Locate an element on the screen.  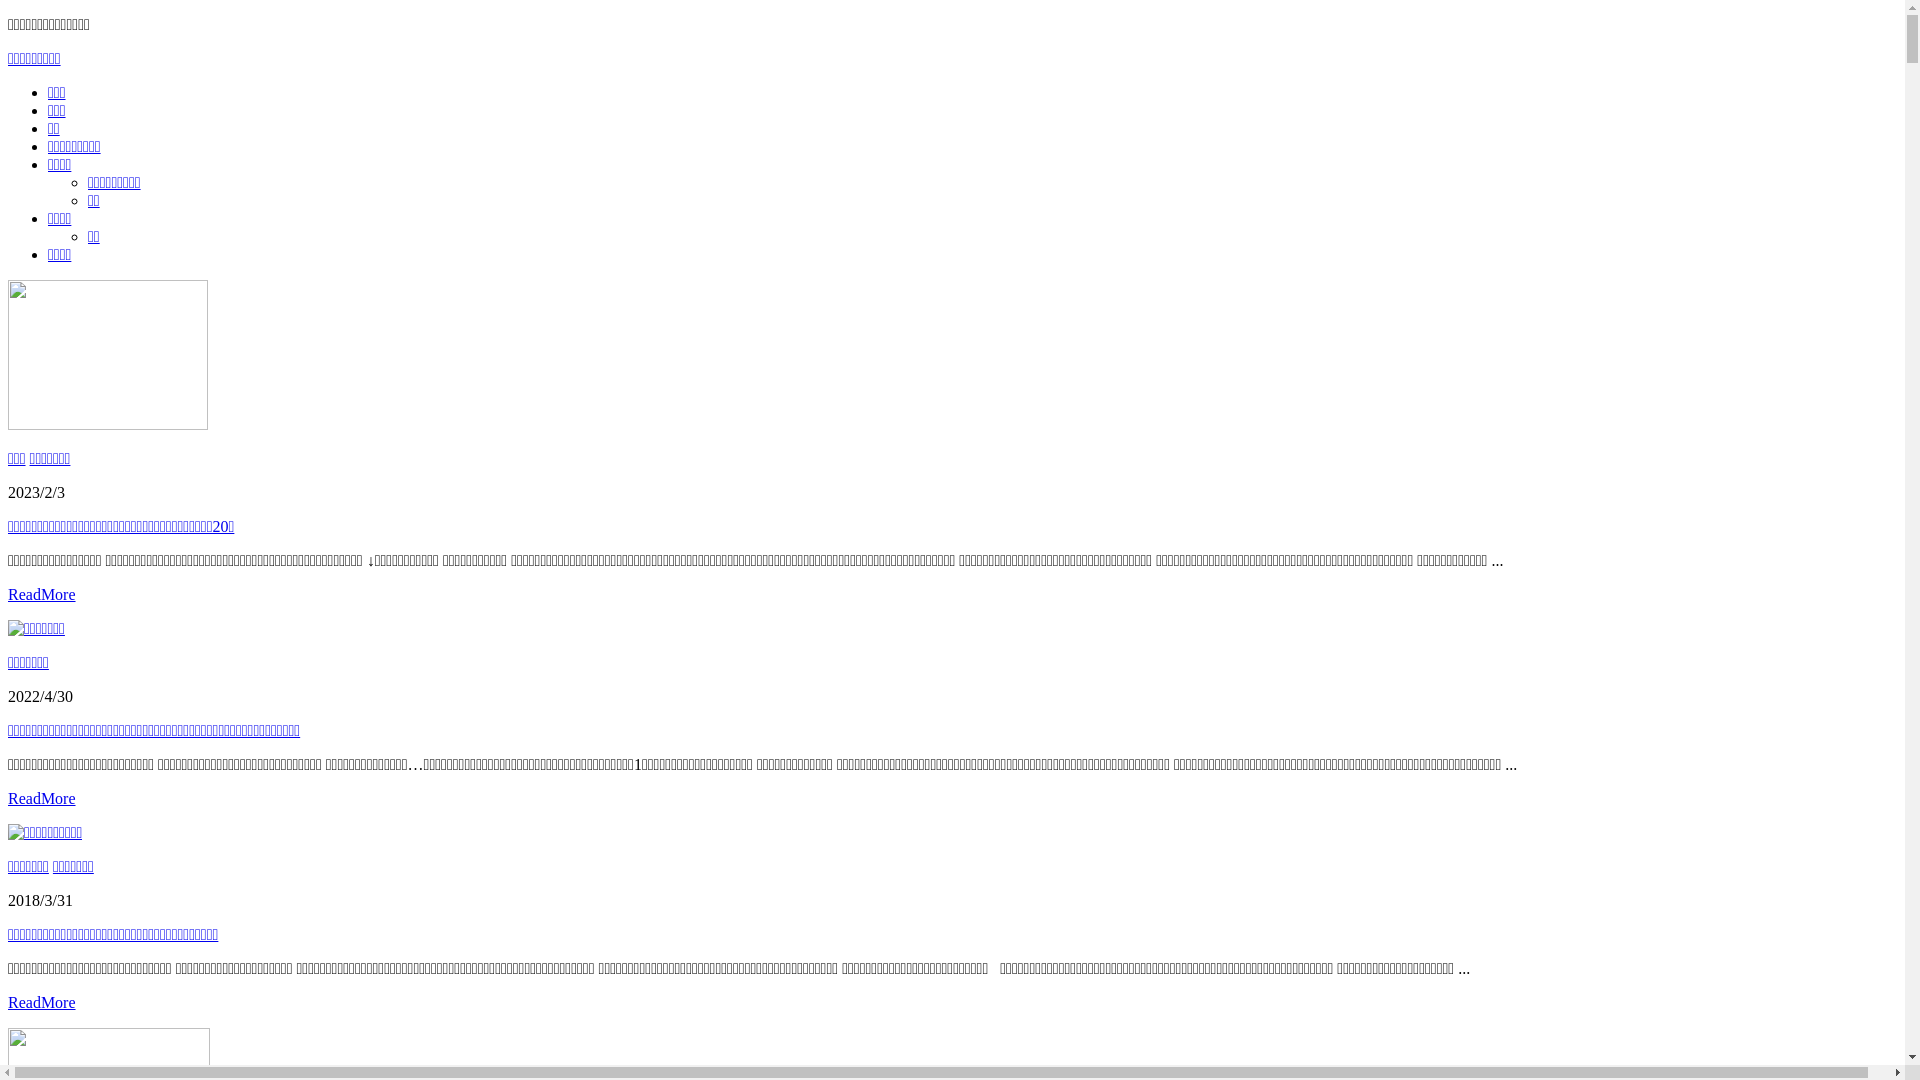
'ReadMore' is located at coordinates (42, 593).